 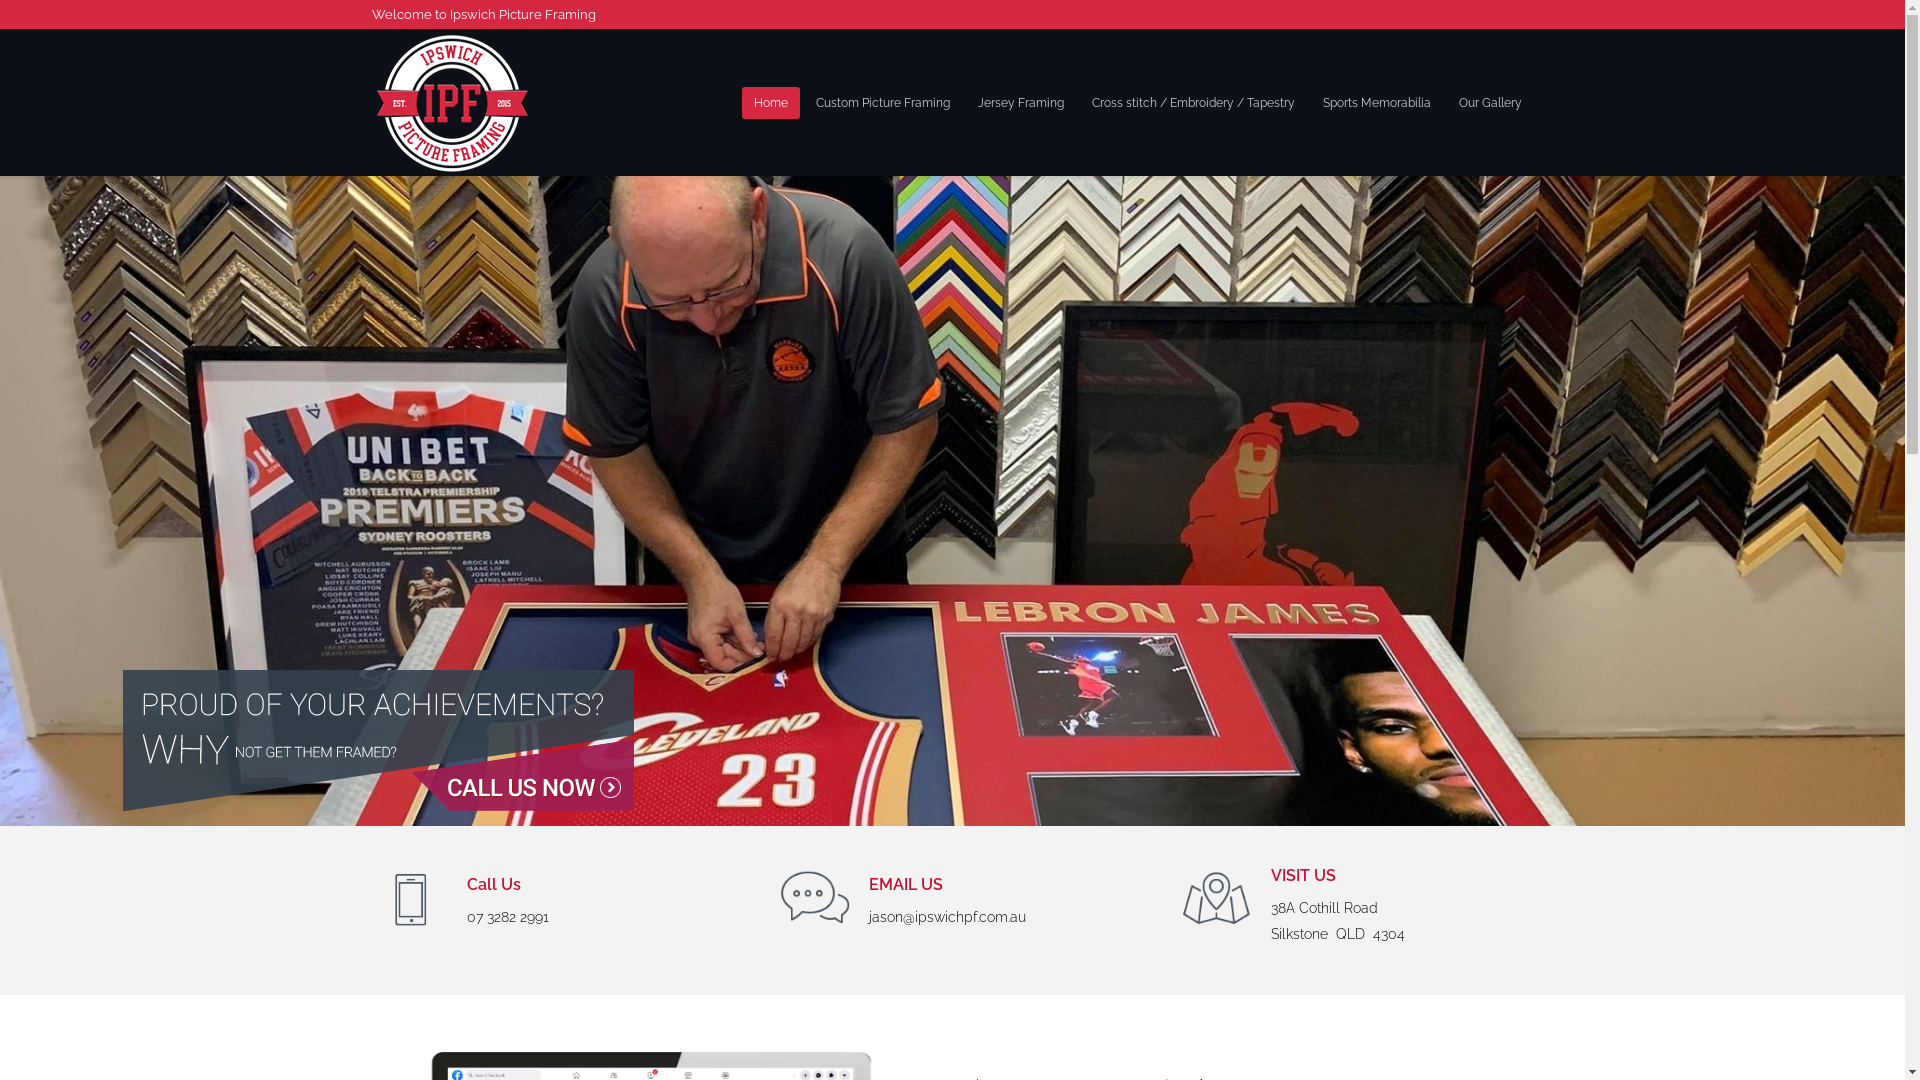 What do you see at coordinates (1489, 101) in the screenshot?
I see `'Our Gallery'` at bounding box center [1489, 101].